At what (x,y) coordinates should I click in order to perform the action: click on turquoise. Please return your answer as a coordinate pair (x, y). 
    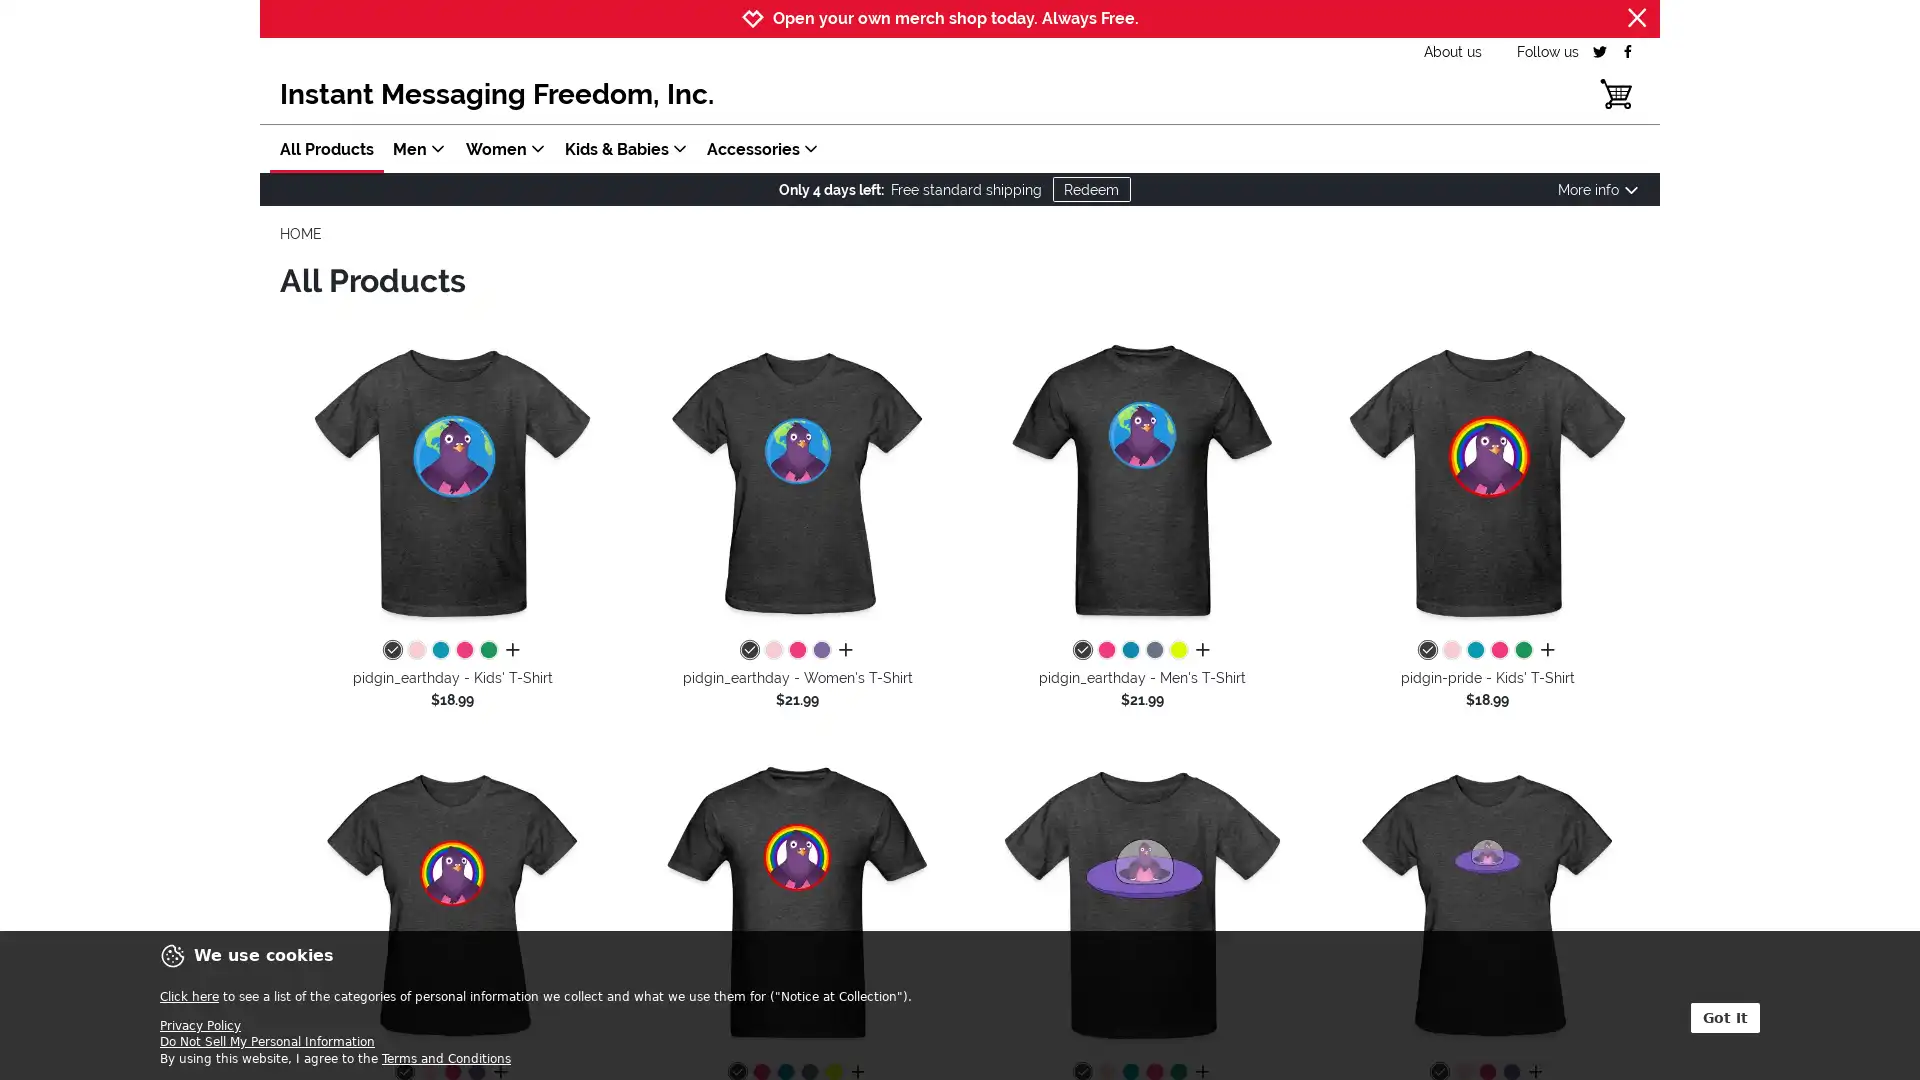
    Looking at the image, I should click on (1474, 651).